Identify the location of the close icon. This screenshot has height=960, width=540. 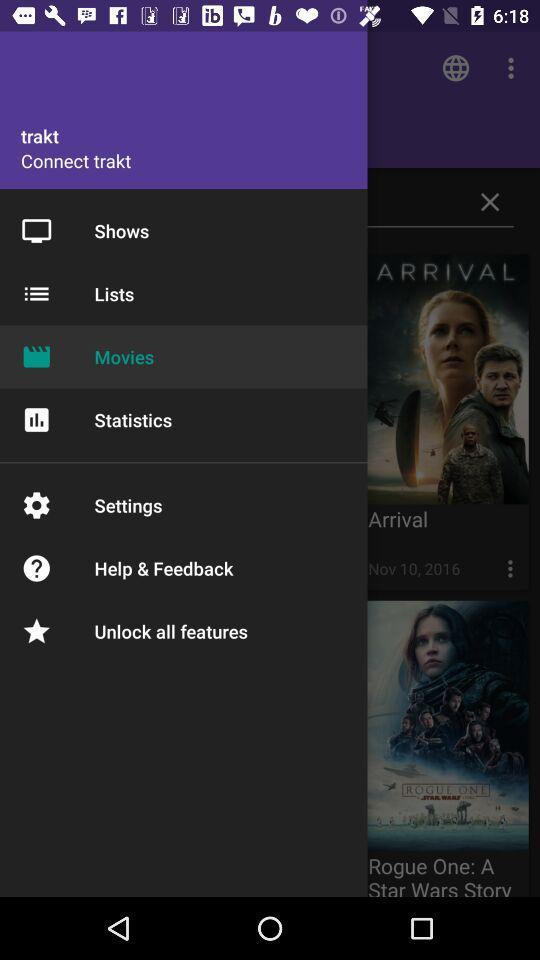
(489, 202).